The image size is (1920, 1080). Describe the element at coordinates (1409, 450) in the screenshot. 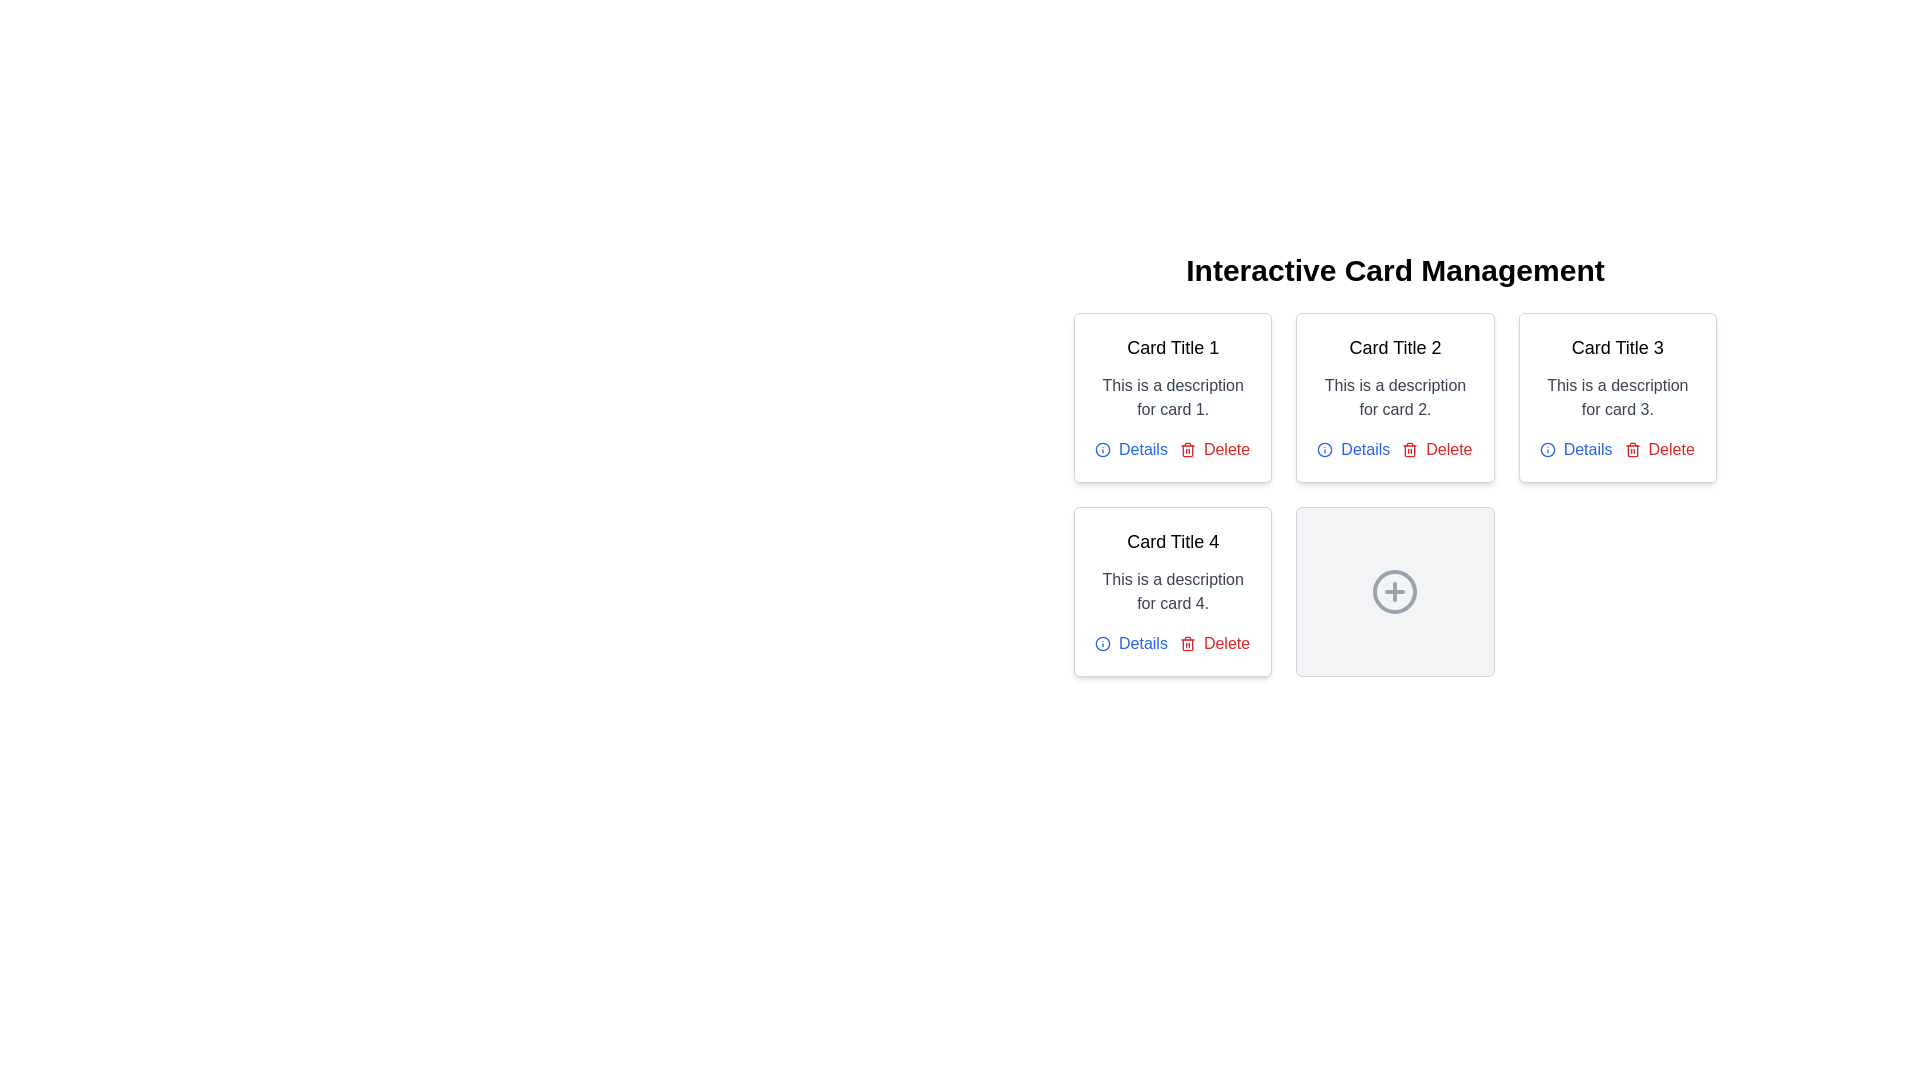

I see `the red trash can icon` at that location.